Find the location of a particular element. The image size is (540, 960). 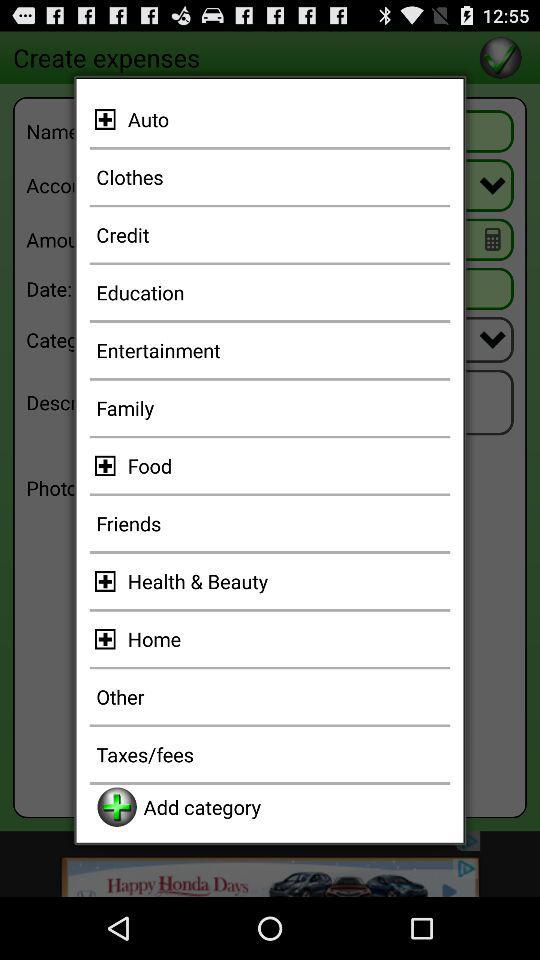

option to expand or open is located at coordinates (108, 581).